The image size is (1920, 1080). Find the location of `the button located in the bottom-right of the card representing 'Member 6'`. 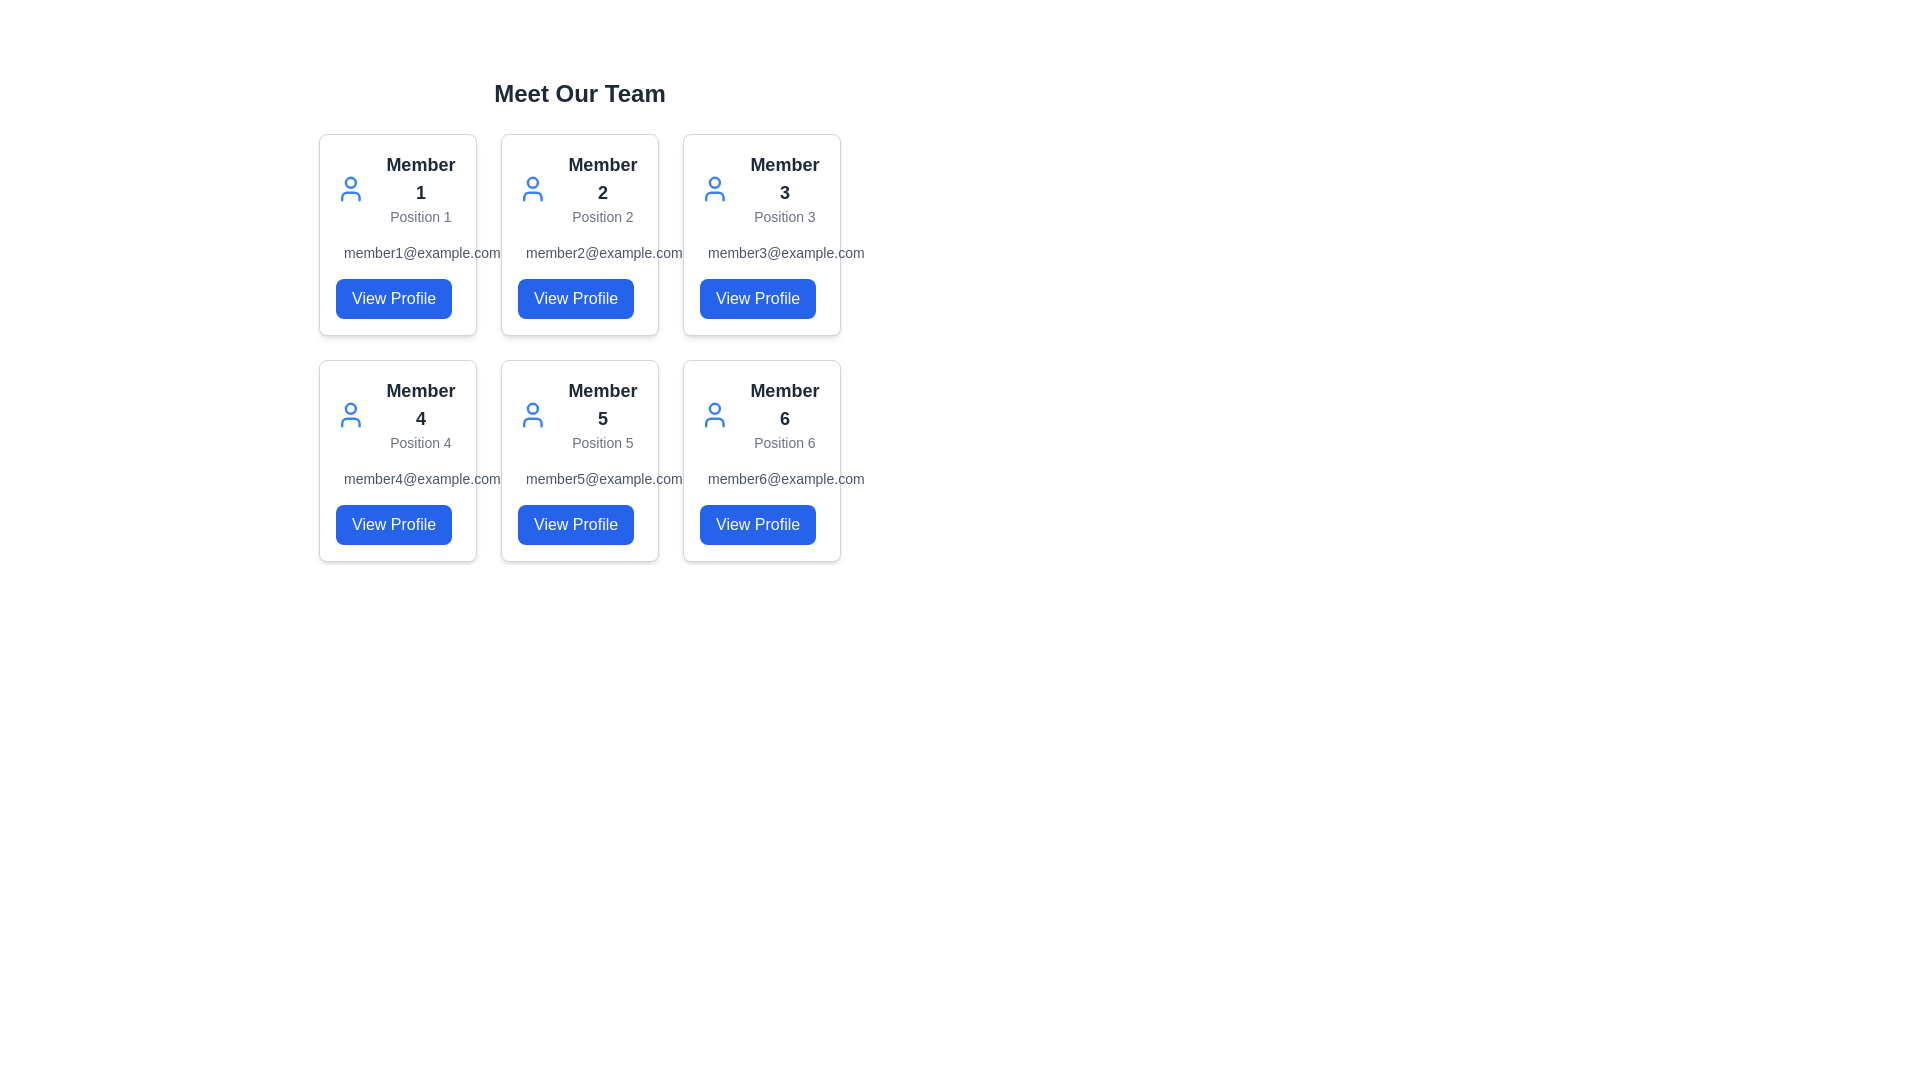

the button located in the bottom-right of the card representing 'Member 6' is located at coordinates (757, 523).